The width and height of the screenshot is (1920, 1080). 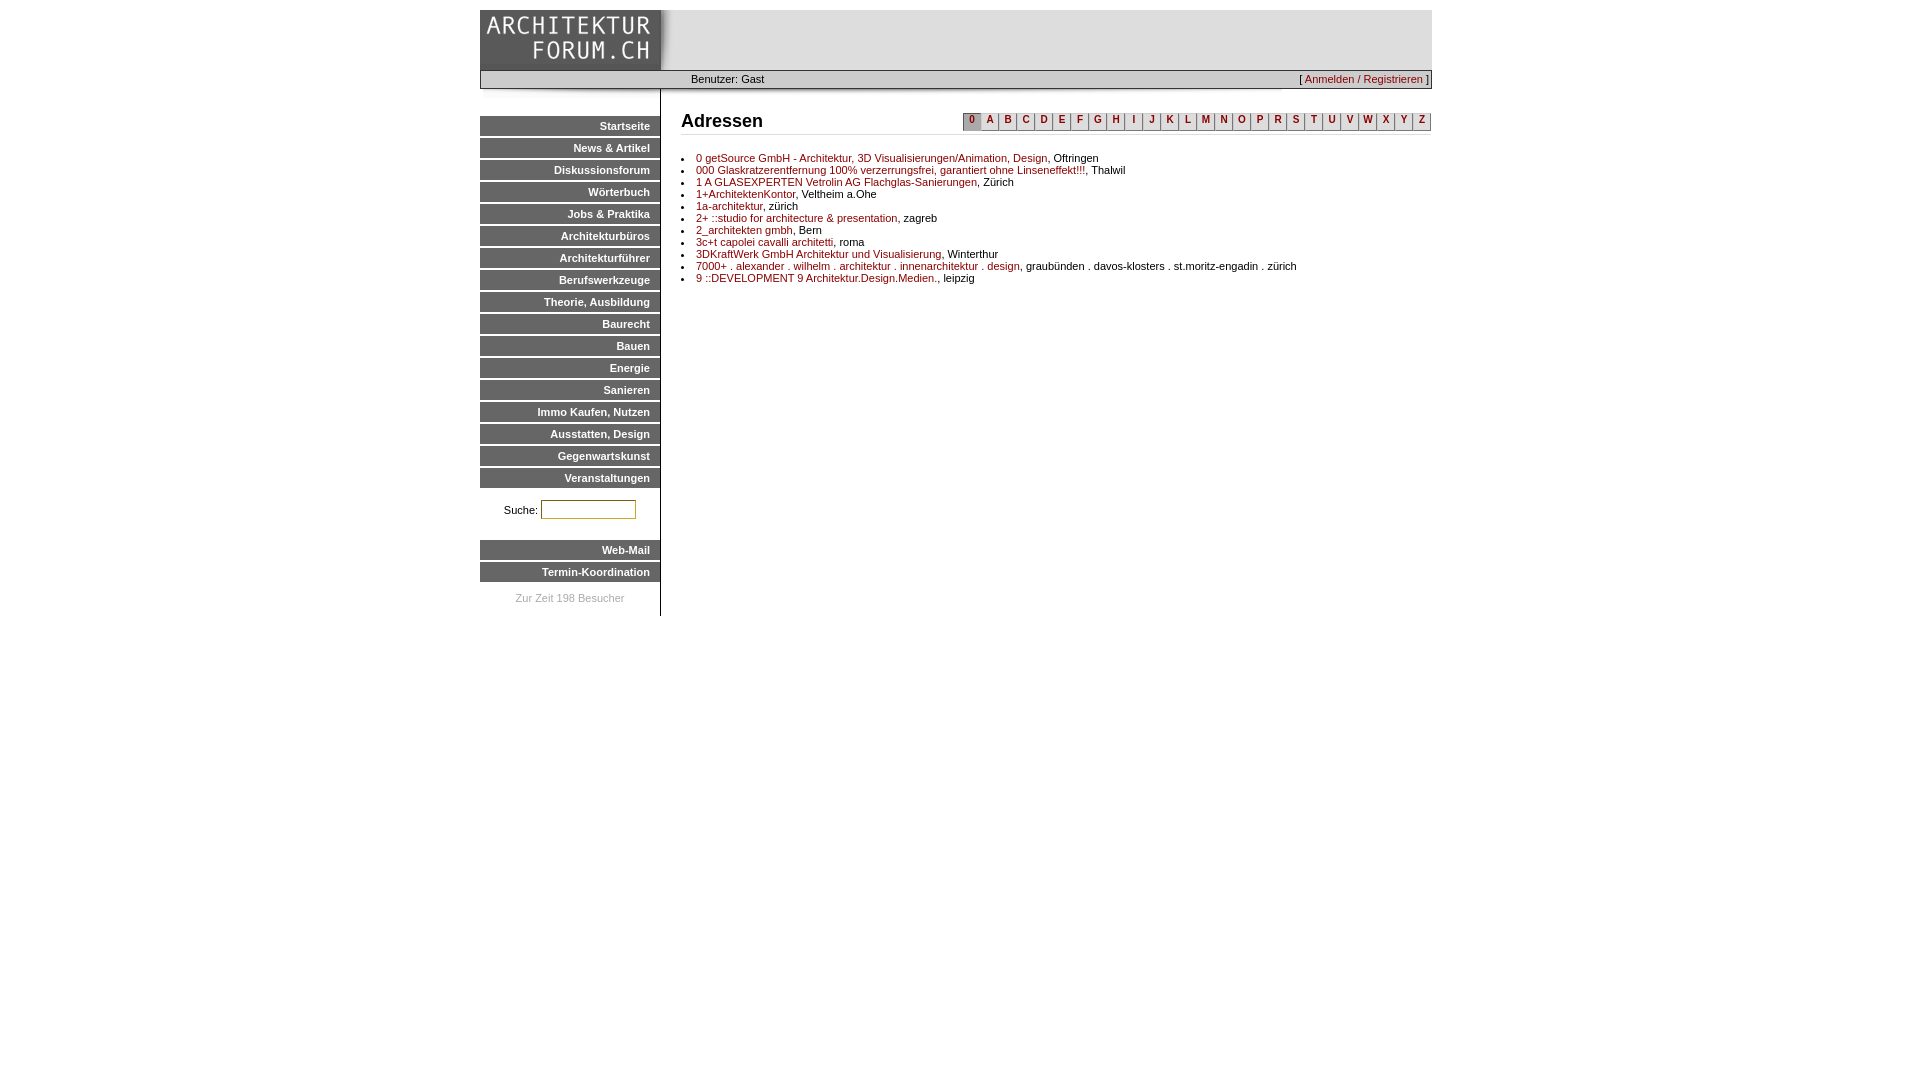 I want to click on 'Energie', so click(x=569, y=367).